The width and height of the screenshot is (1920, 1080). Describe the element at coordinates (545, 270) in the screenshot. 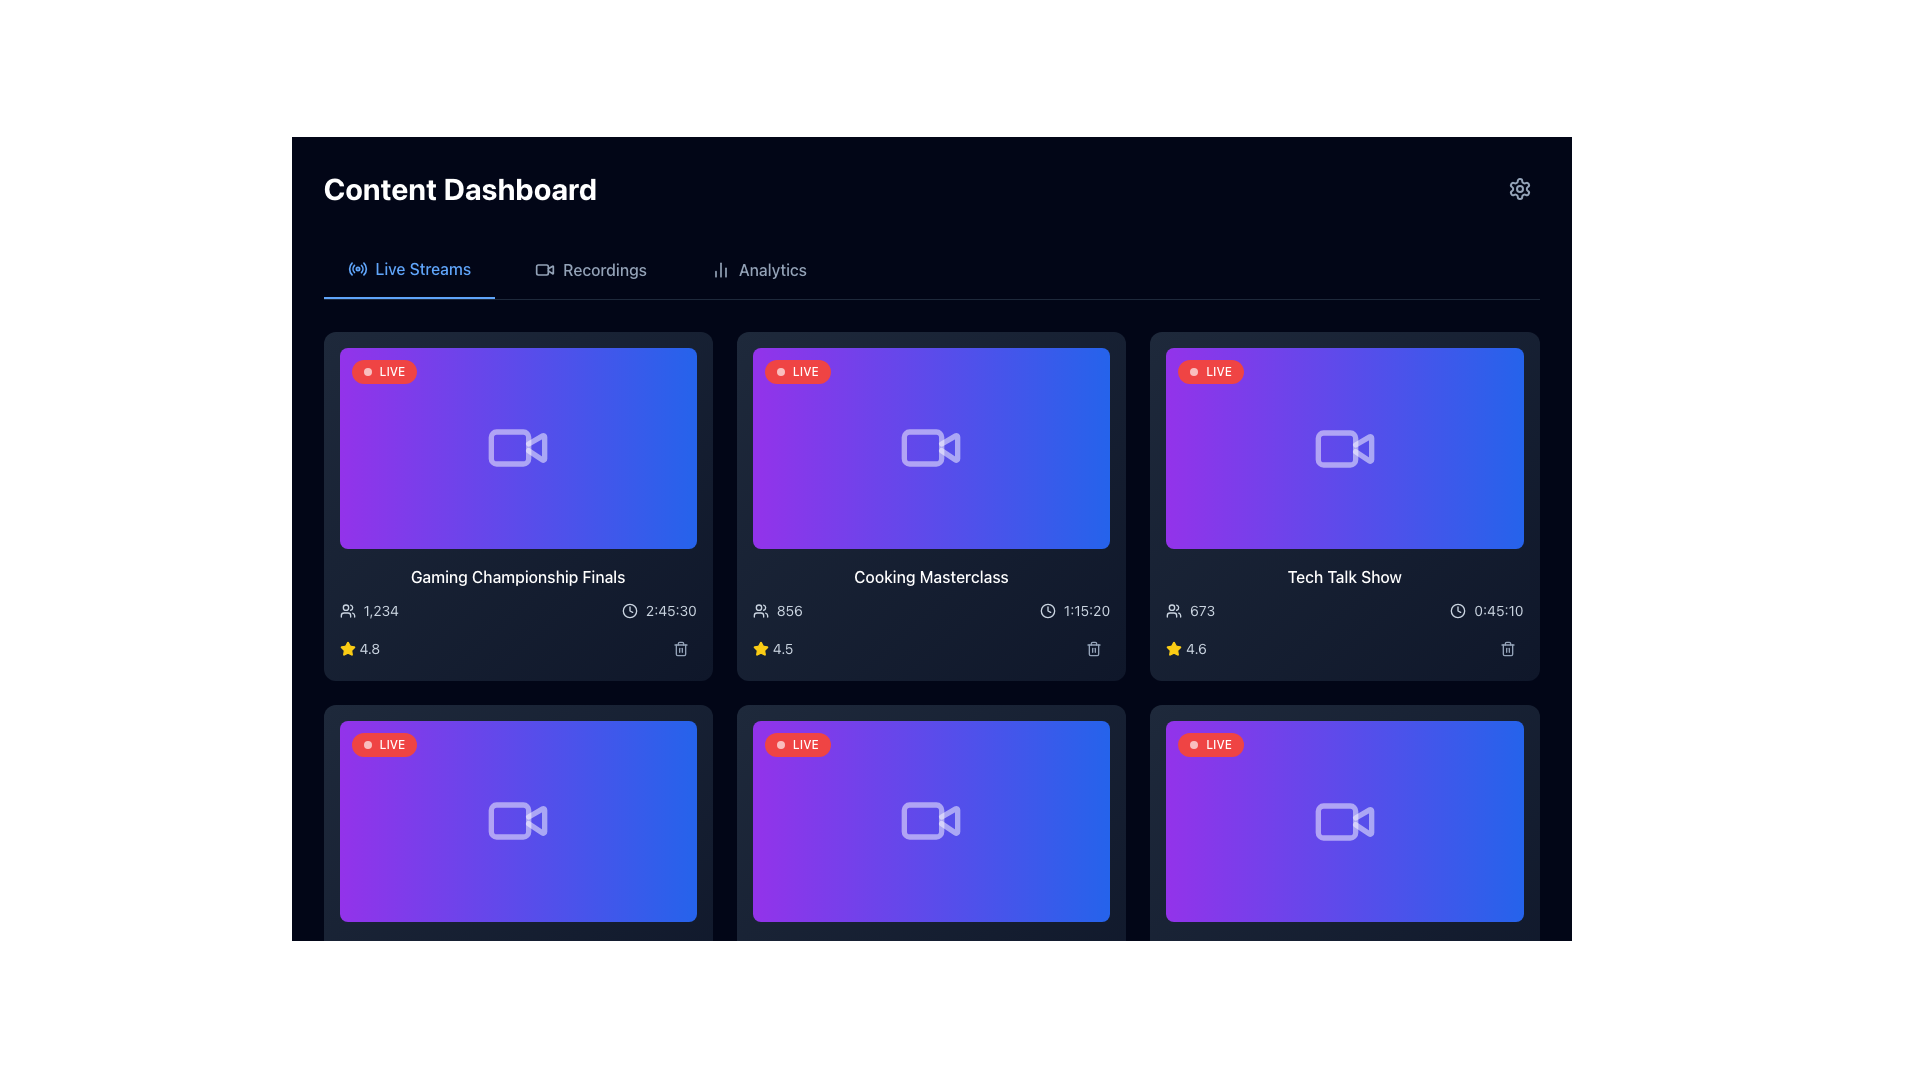

I see `'Recordings' icon in the dashboard's navigation bar using developer tools, located between 'Live Streams' and 'Analytics'` at that location.